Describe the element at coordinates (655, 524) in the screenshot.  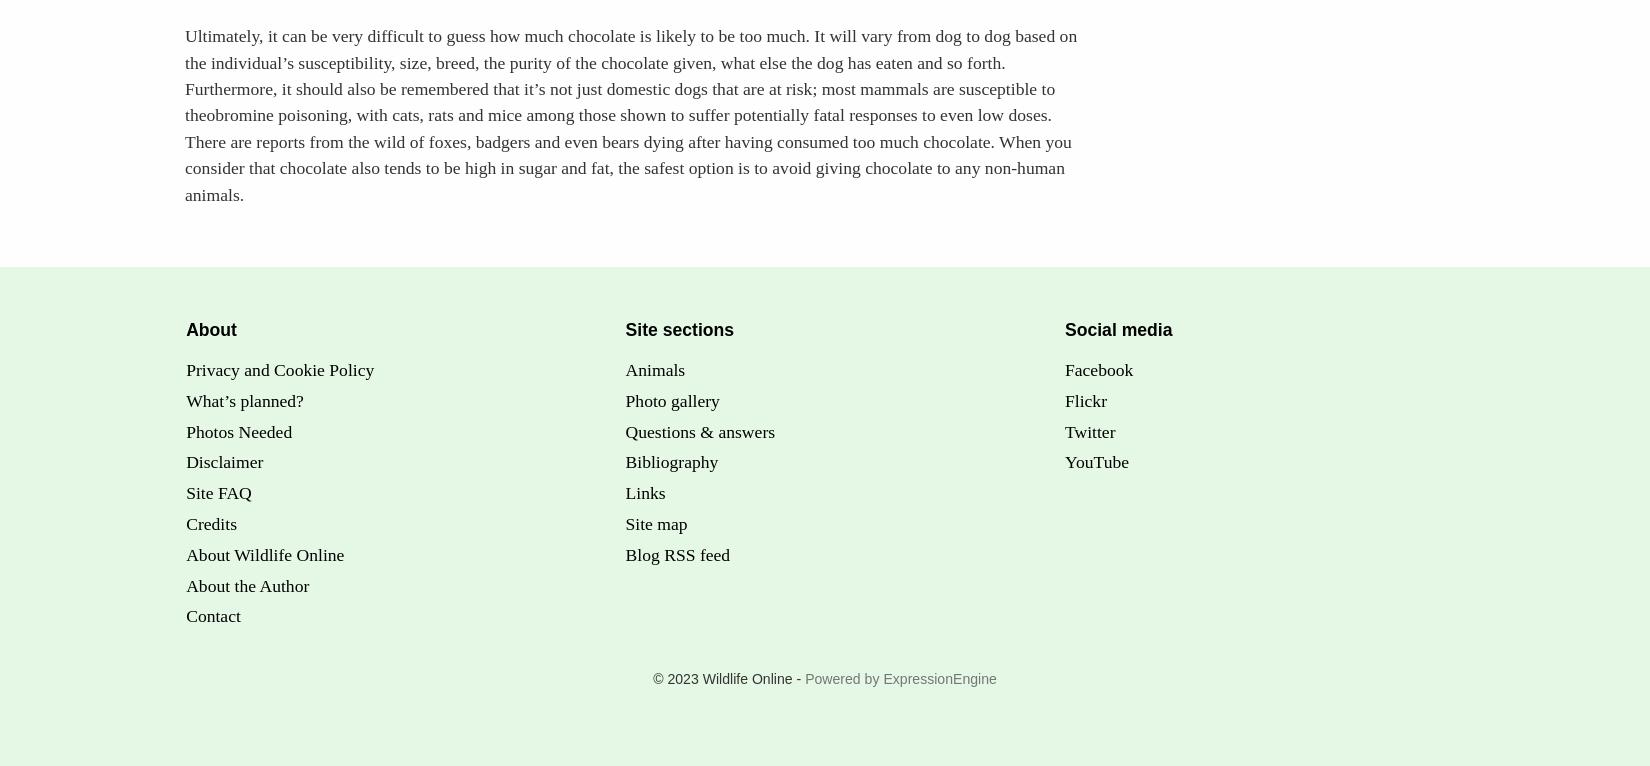
I see `'Site map'` at that location.